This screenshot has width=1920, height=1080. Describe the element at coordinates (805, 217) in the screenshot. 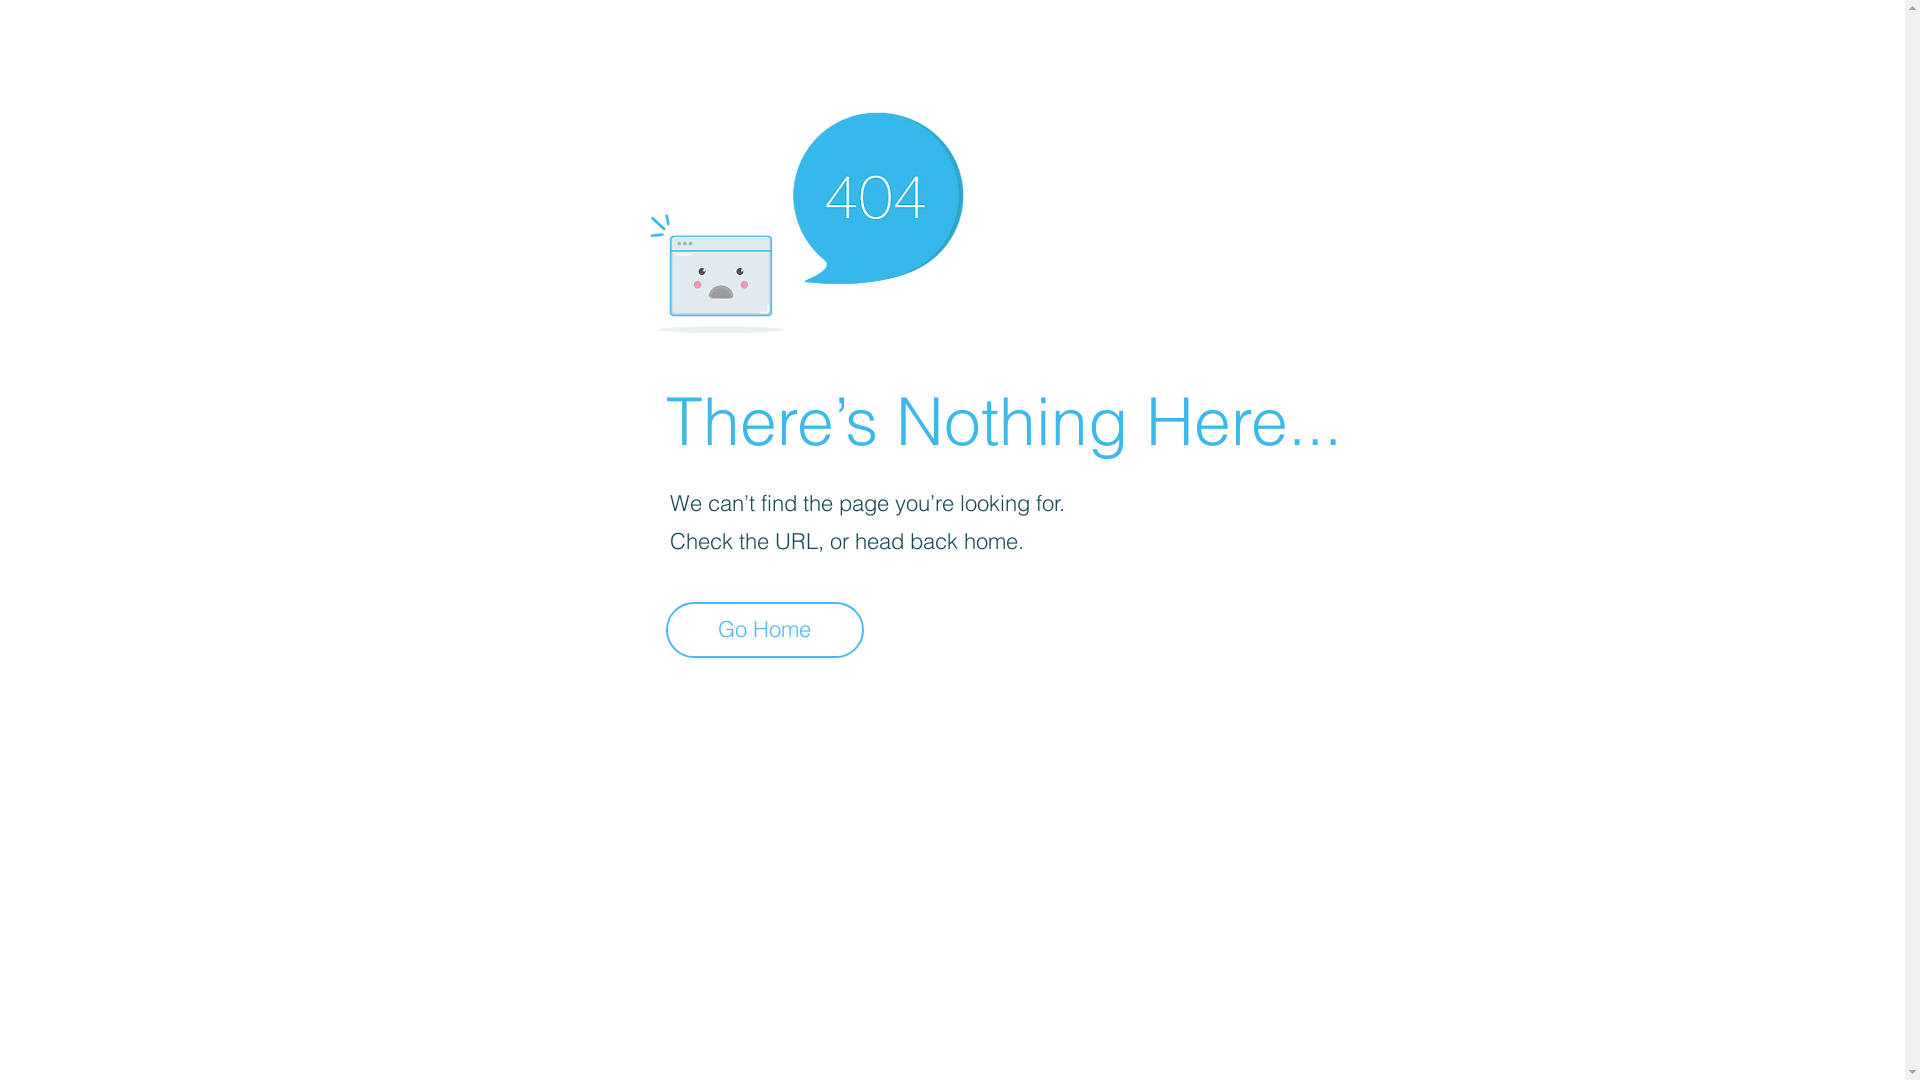

I see `'404-icon_2.png'` at that location.